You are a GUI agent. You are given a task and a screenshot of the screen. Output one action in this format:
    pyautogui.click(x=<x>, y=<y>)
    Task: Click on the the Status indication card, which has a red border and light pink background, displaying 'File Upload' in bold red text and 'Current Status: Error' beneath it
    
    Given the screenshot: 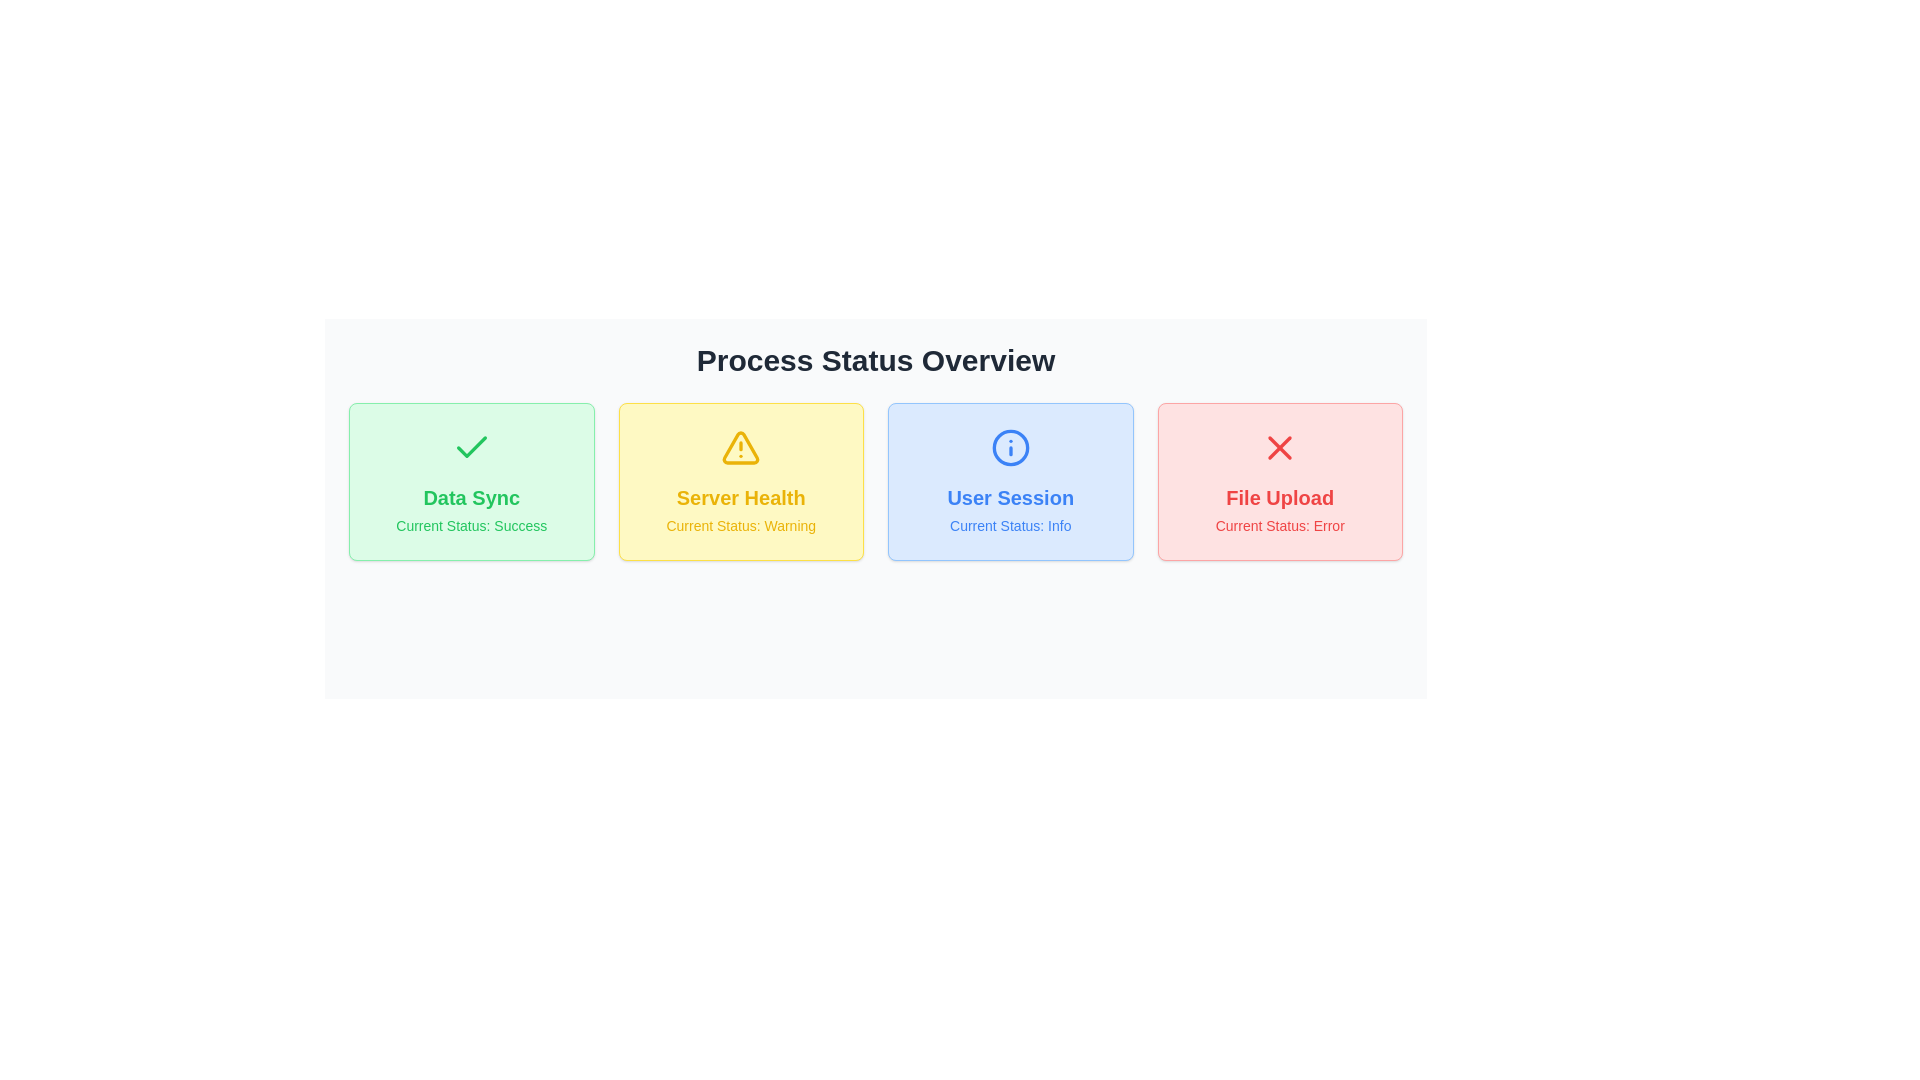 What is the action you would take?
    pyautogui.click(x=1280, y=482)
    